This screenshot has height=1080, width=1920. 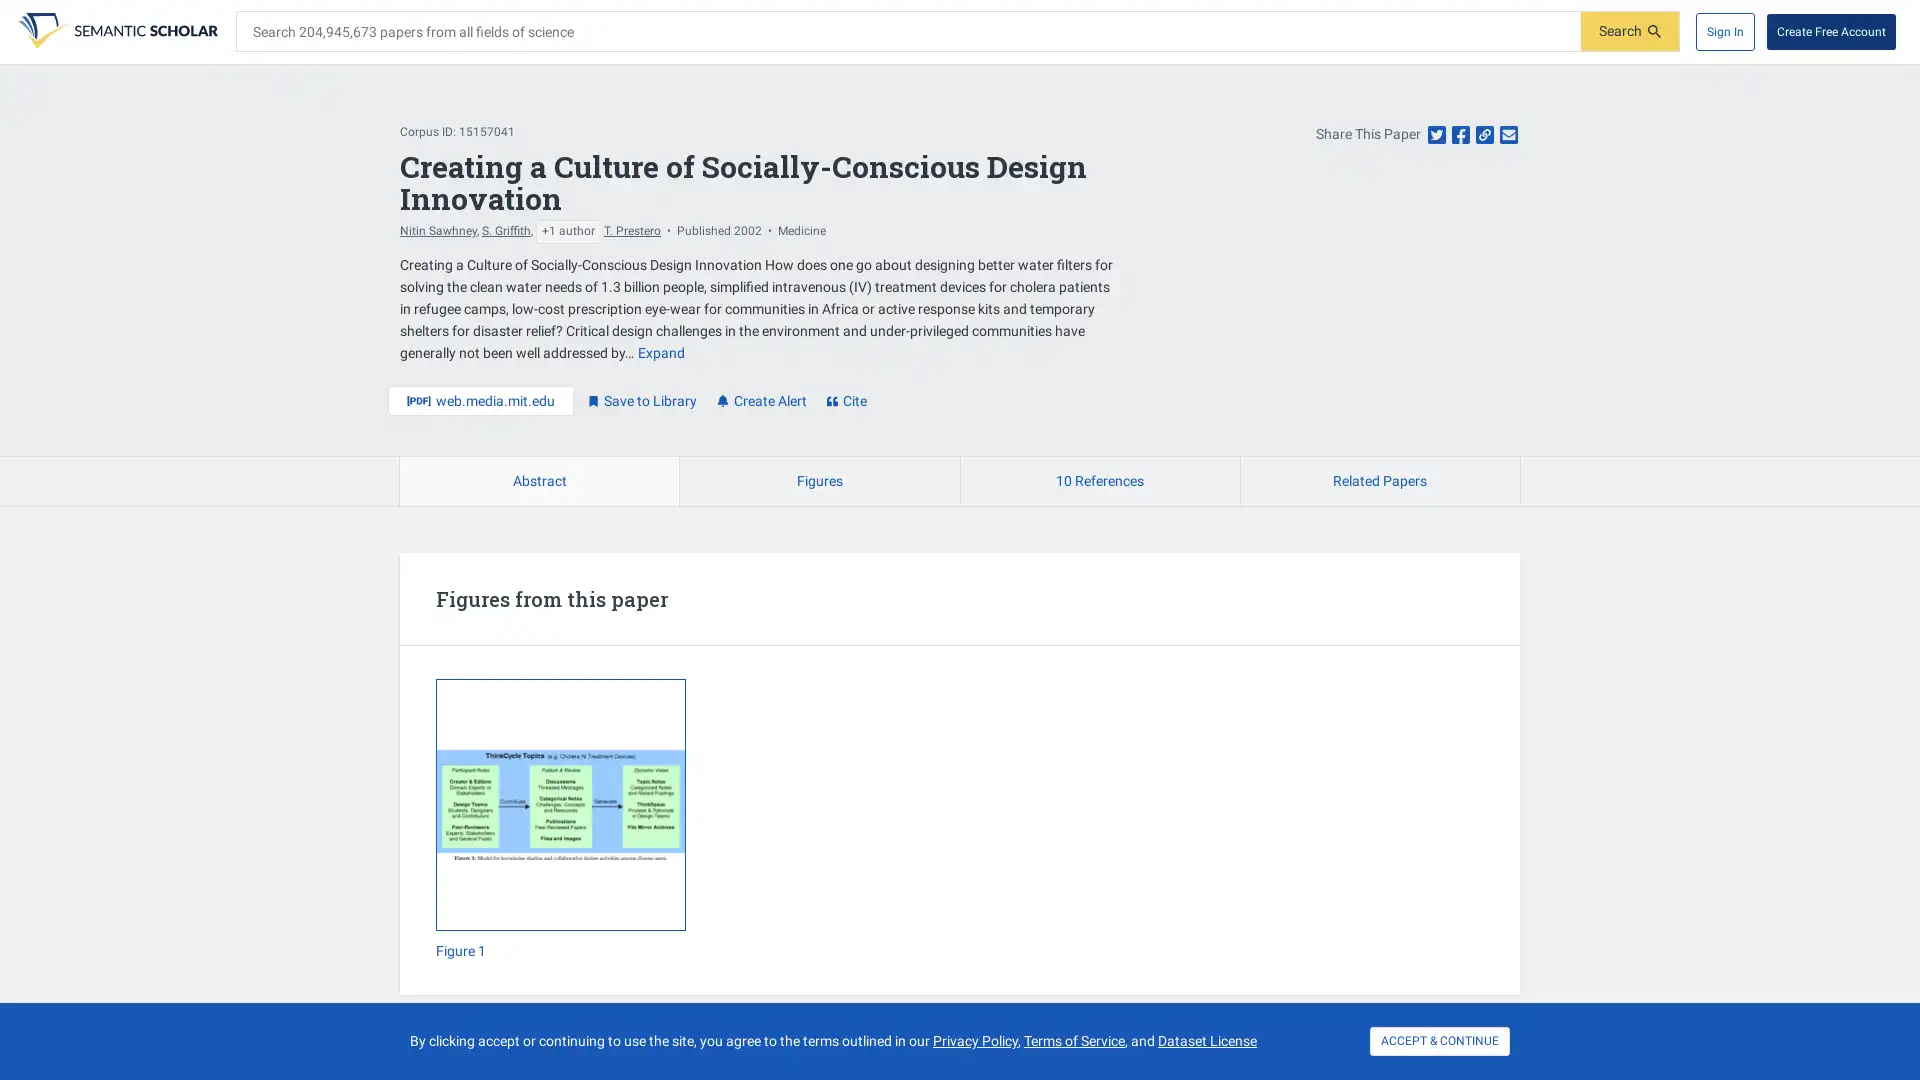 What do you see at coordinates (1440, 1040) in the screenshot?
I see `ACCEPT & CONTINUE` at bounding box center [1440, 1040].